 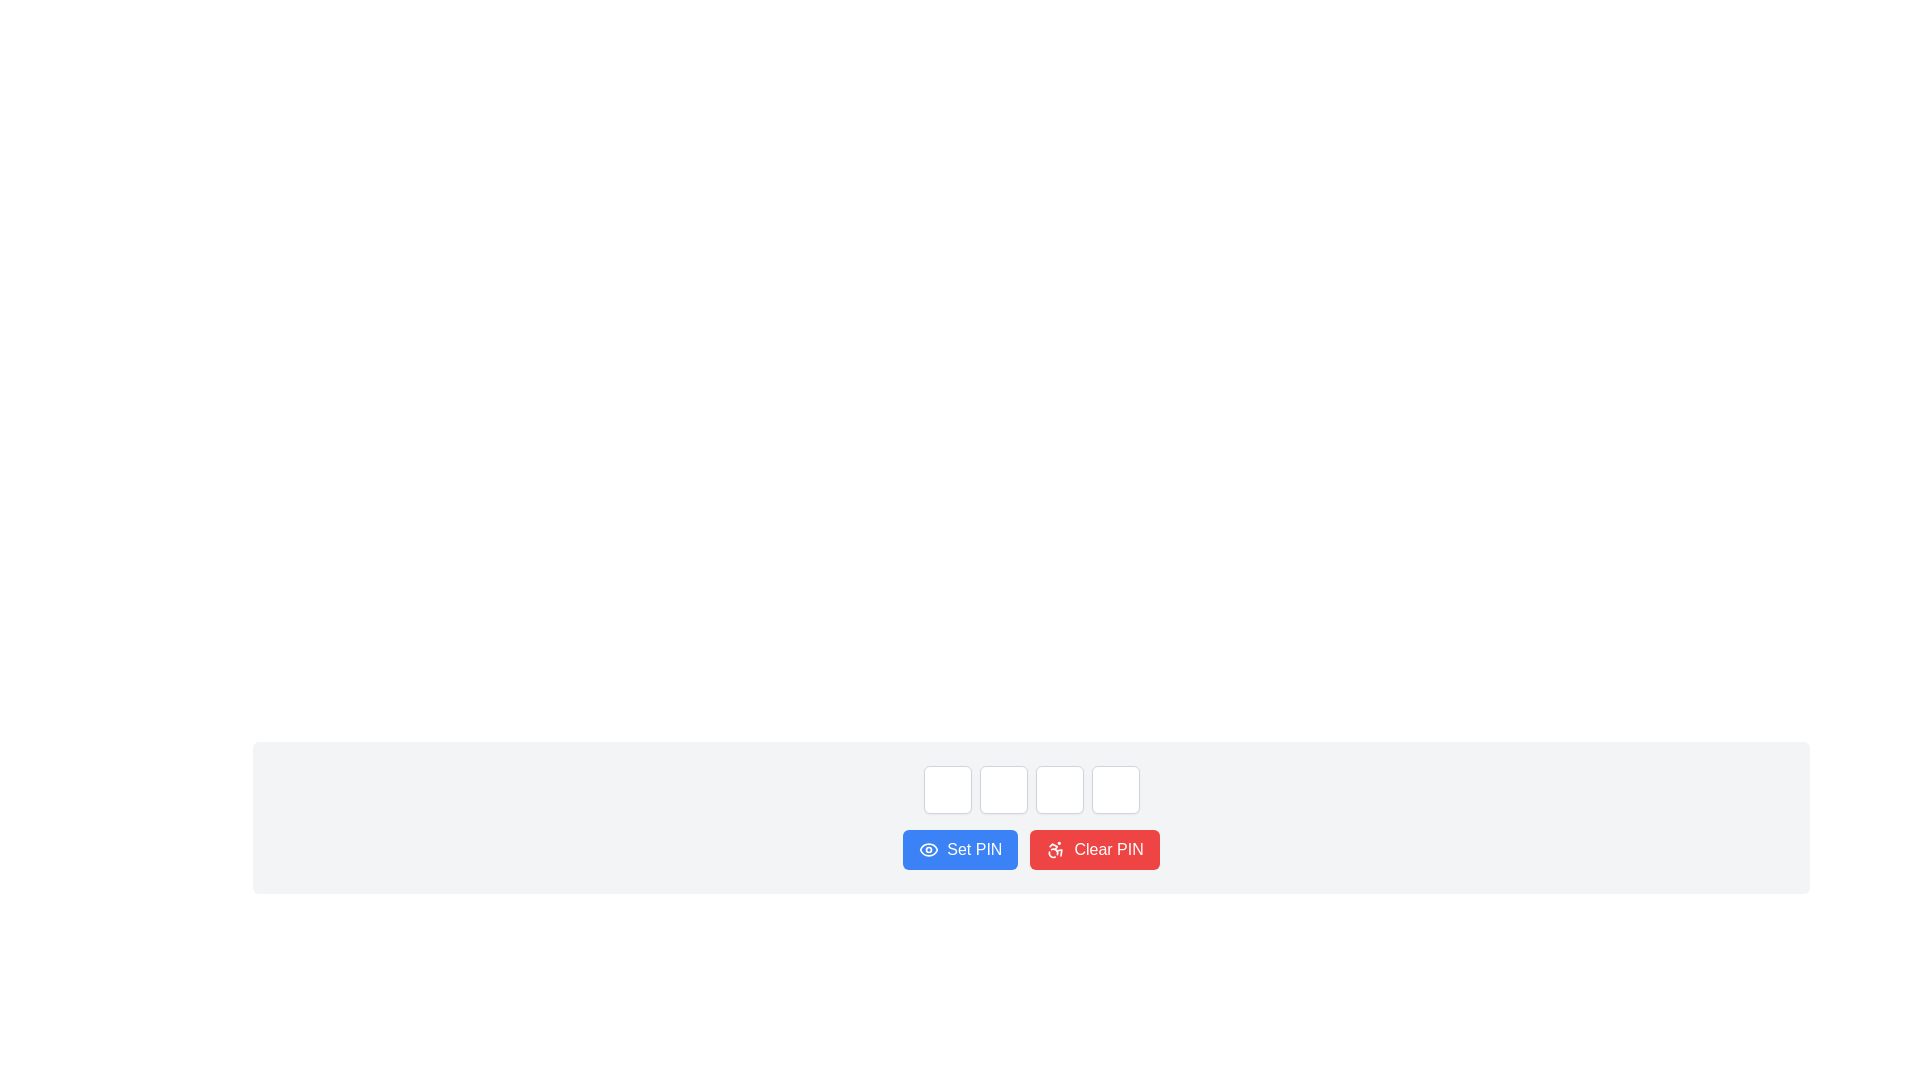 What do you see at coordinates (974, 849) in the screenshot?
I see `the button that contains the text label for setting a PIN, located to the left of the 'Clear PIN' button, below the PIN entry boxes` at bounding box center [974, 849].